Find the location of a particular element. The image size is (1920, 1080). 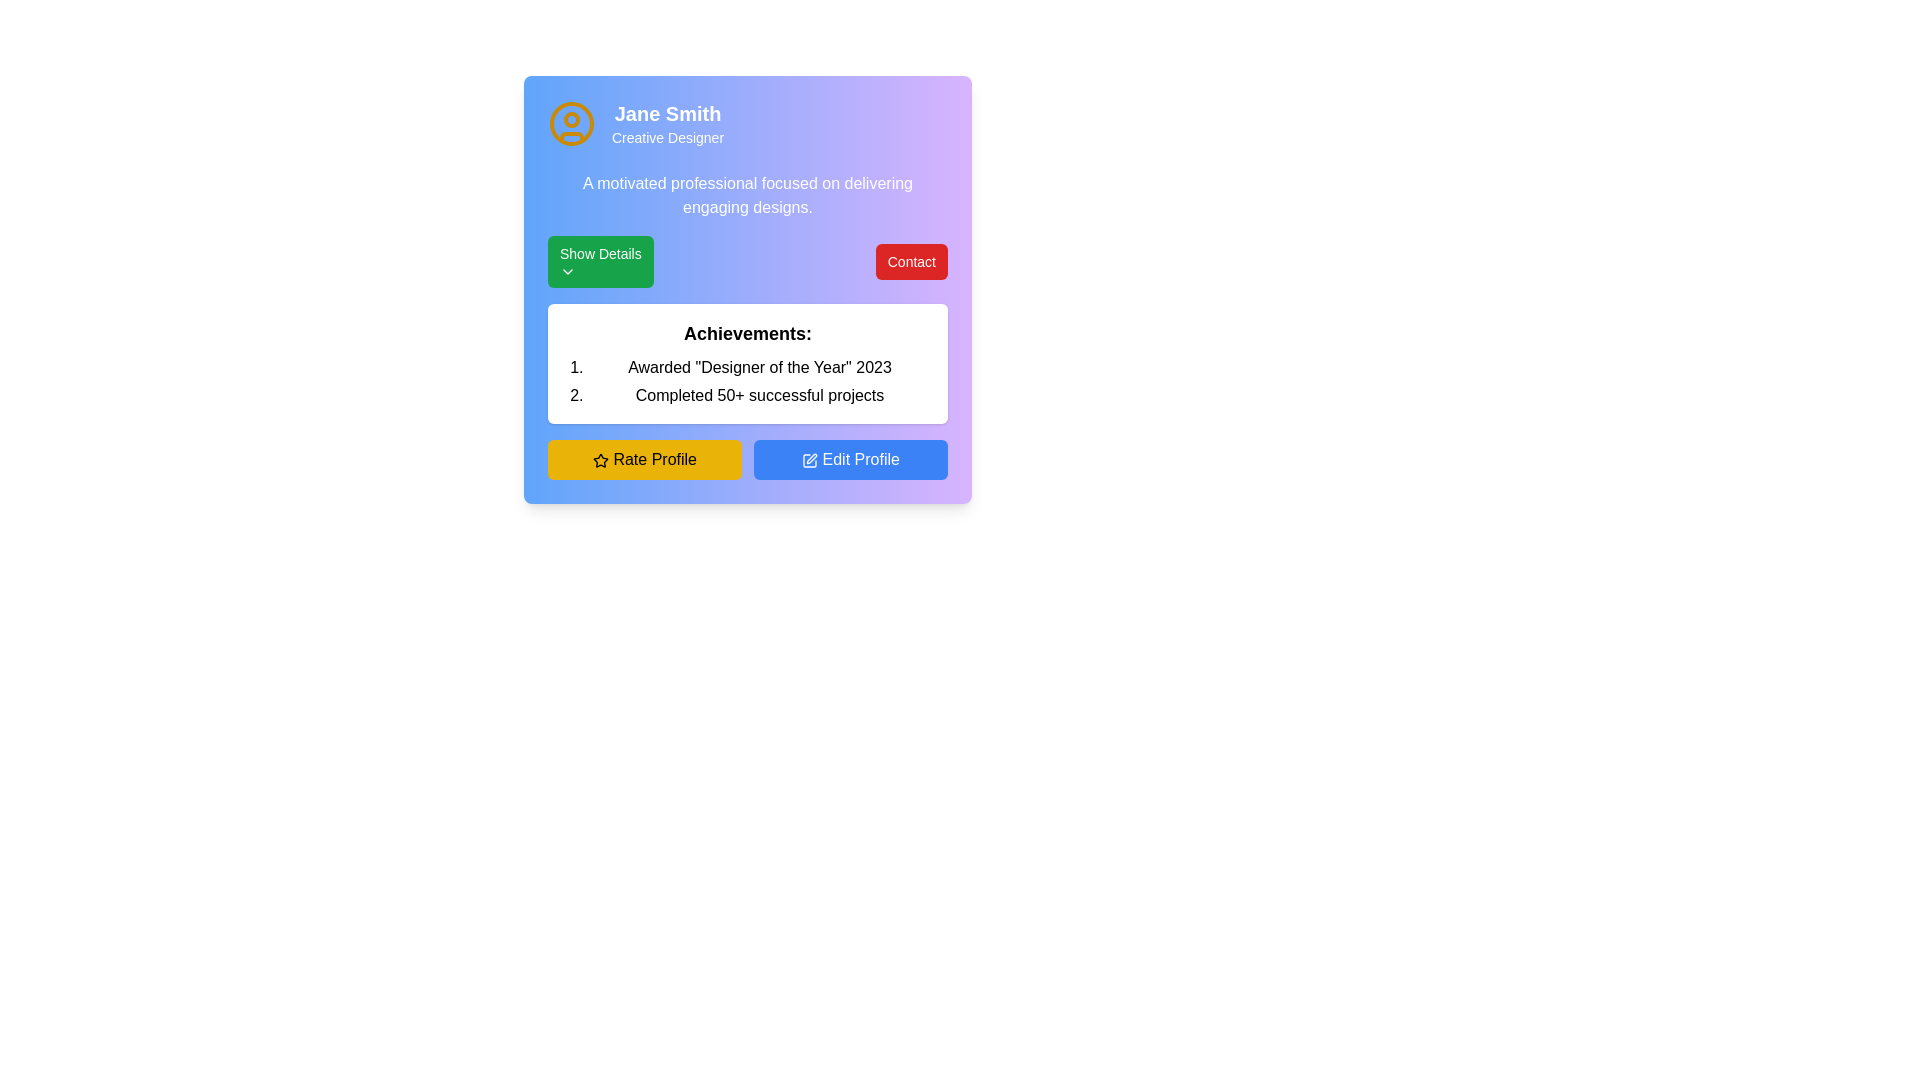

text content that conveys the achievement of 'Designer of the Year' for 2023, which is the first item in the numbered list under the 'Achievements' section is located at coordinates (758, 367).